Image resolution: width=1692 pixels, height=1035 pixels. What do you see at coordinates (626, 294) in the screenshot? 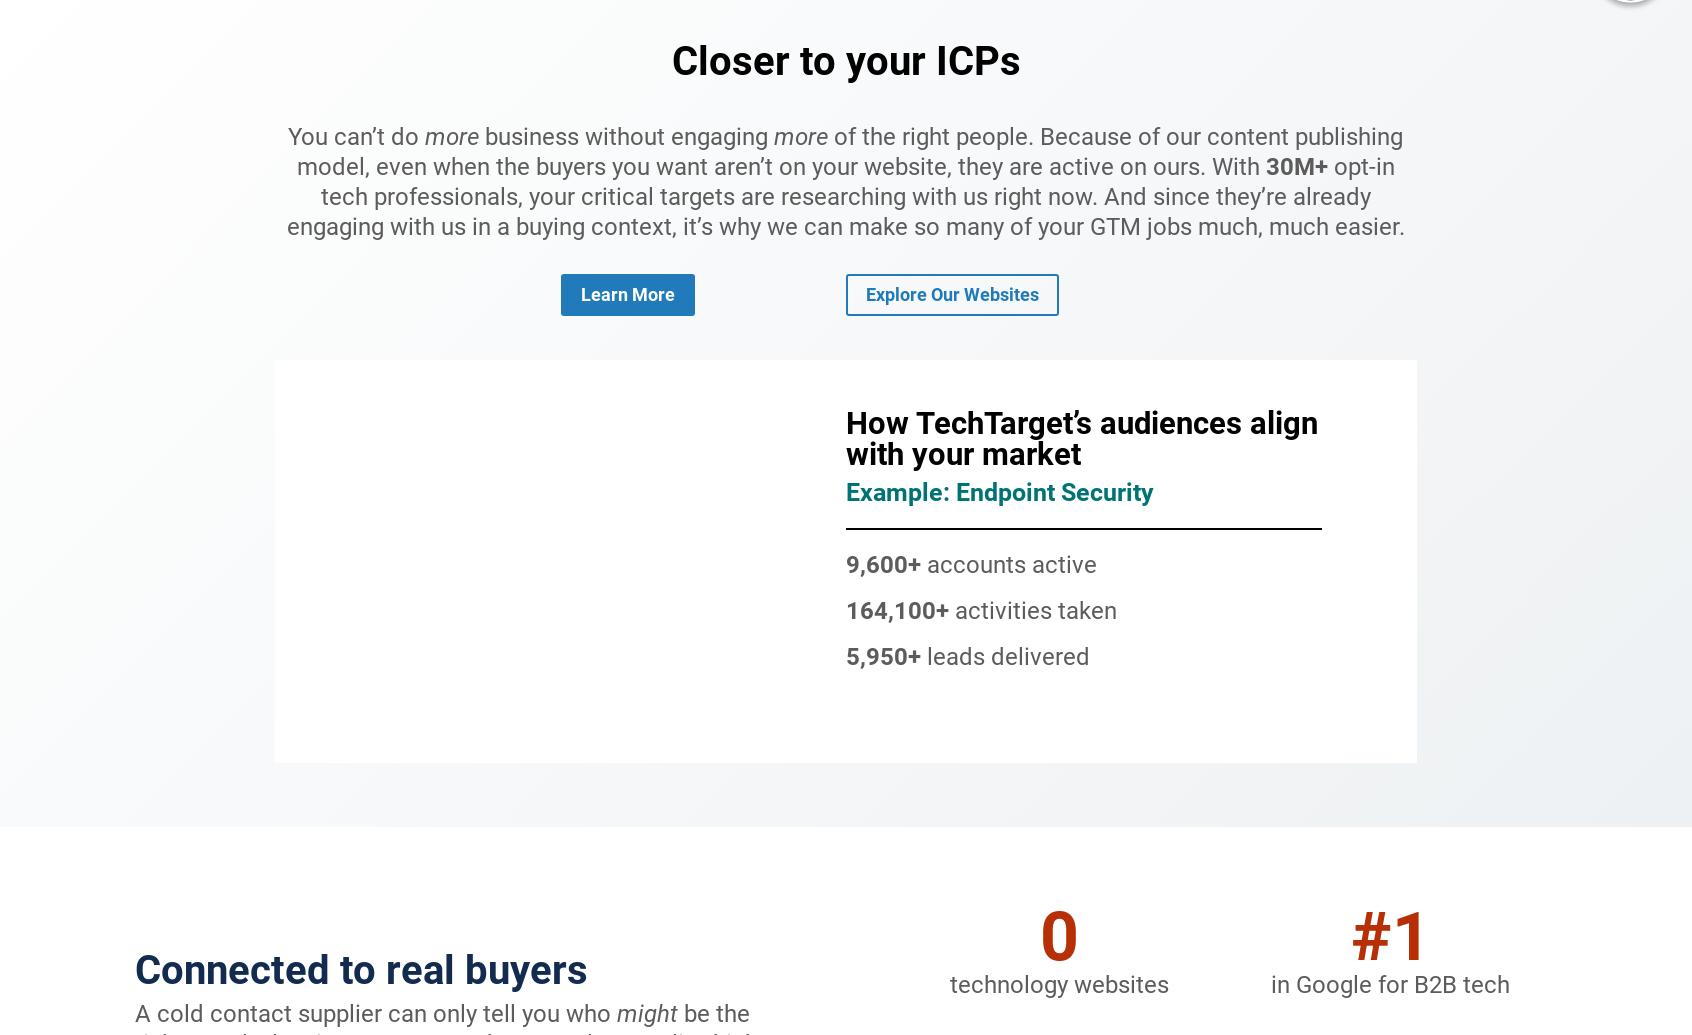
I see `'learn more'` at bounding box center [626, 294].